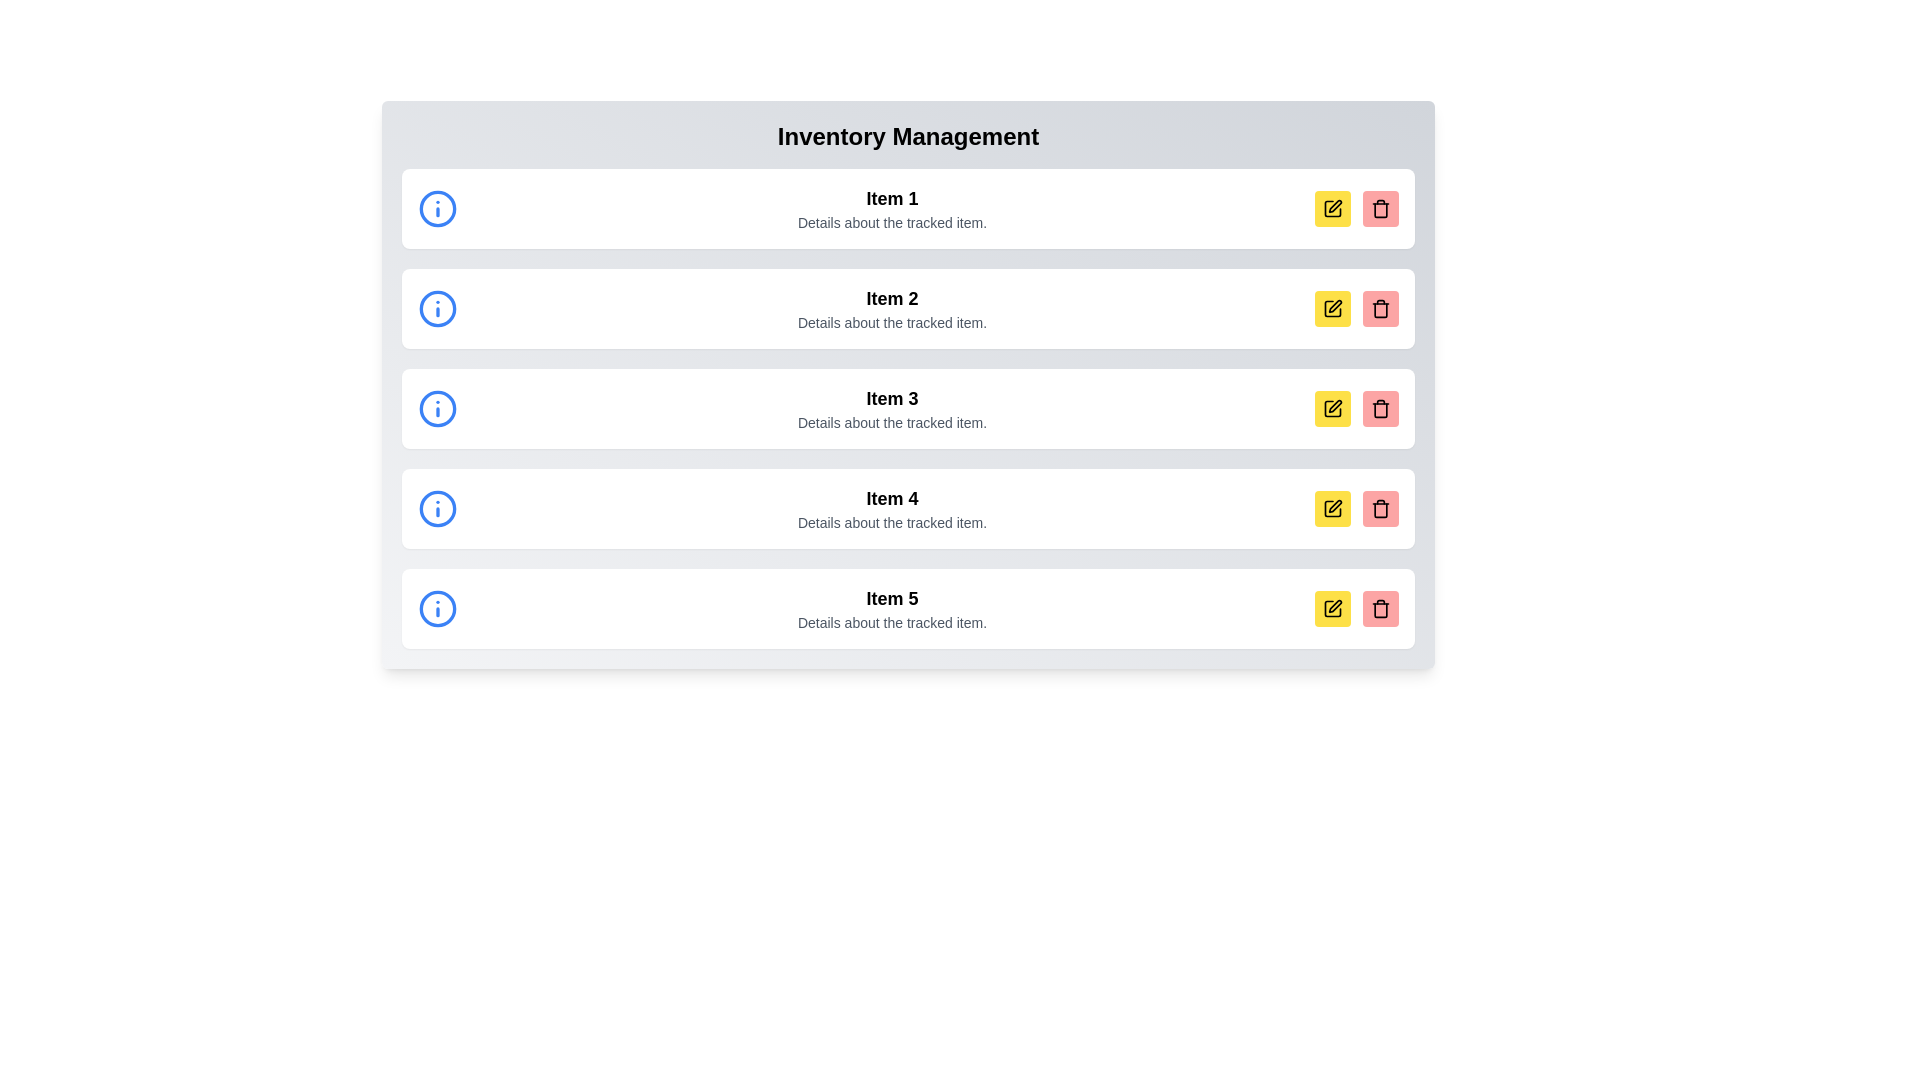 The image size is (1920, 1080). What do you see at coordinates (1333, 208) in the screenshot?
I see `the pencil icon within the edit button in the first row of the Inventory Management system to initiate the edit action for the corresponding list item` at bounding box center [1333, 208].